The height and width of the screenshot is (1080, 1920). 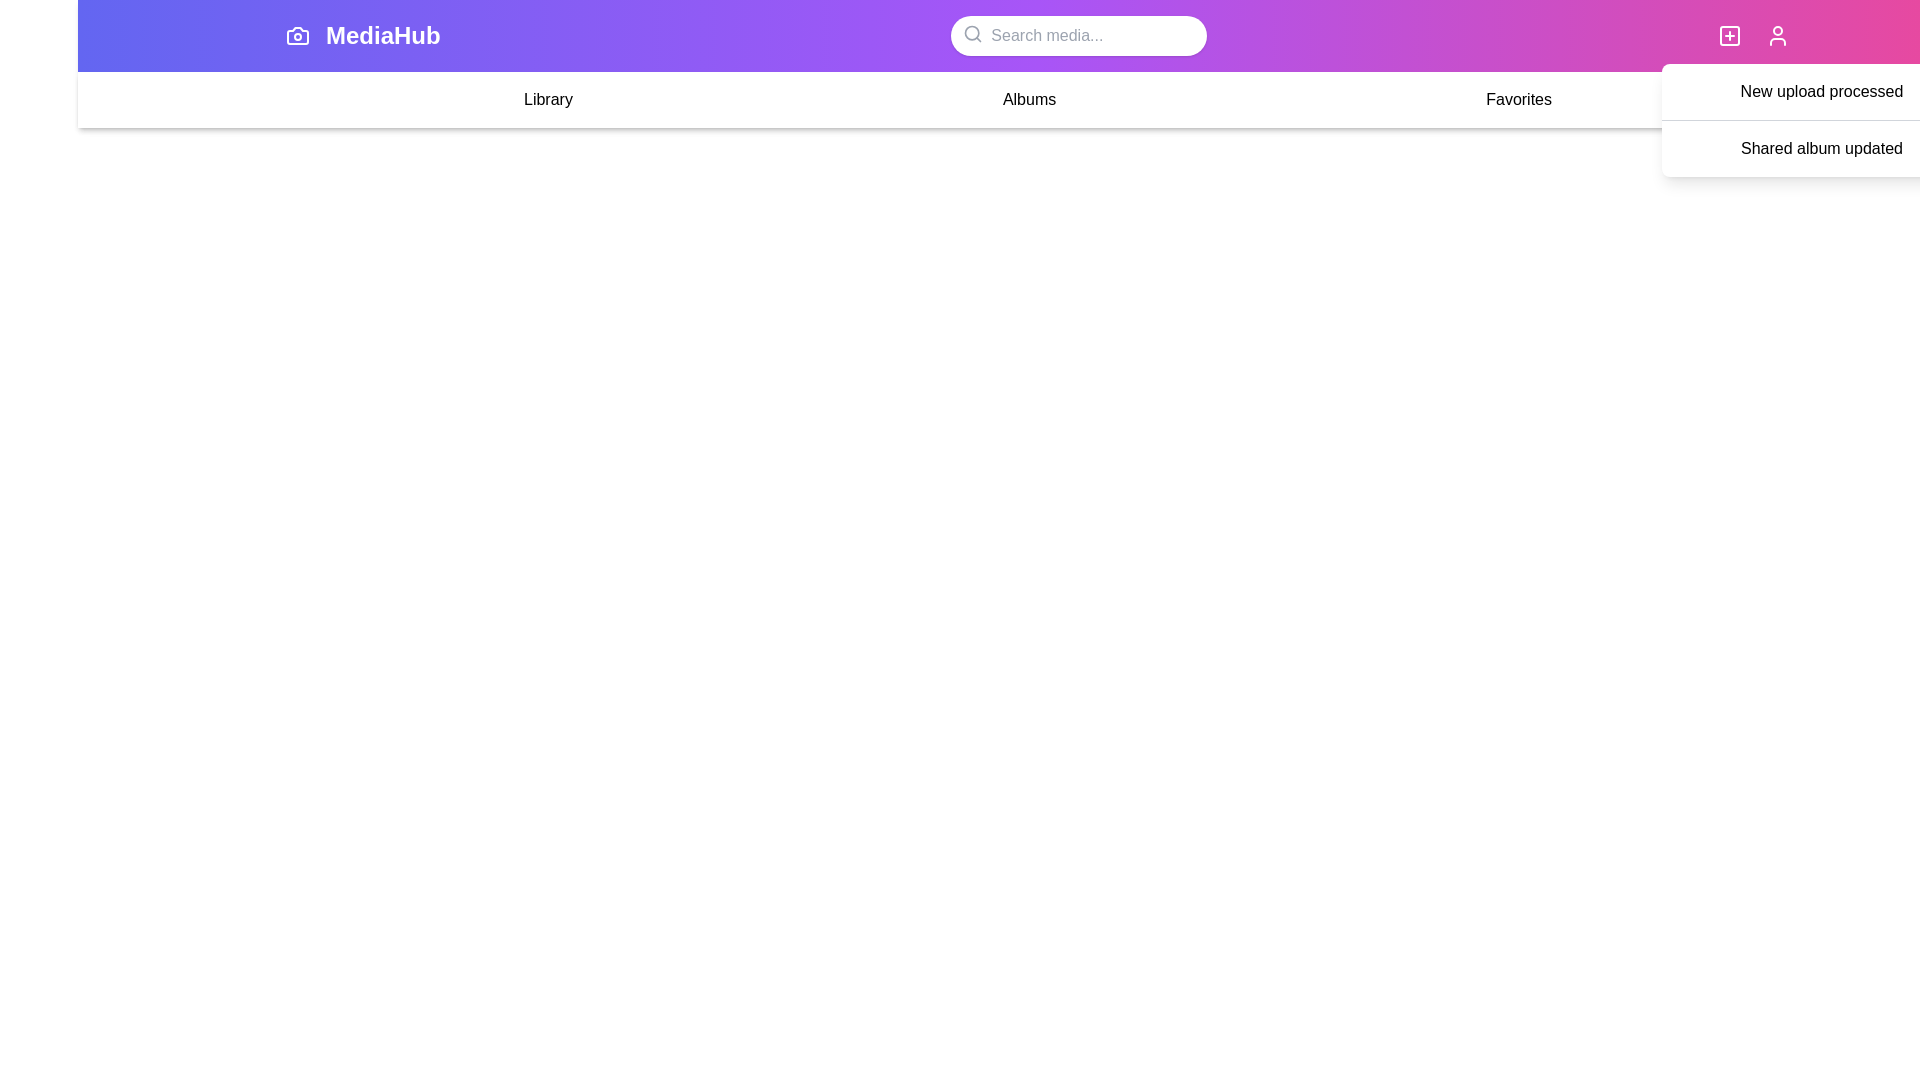 What do you see at coordinates (296, 35) in the screenshot?
I see `the camera icon to navigate to the media capture section` at bounding box center [296, 35].